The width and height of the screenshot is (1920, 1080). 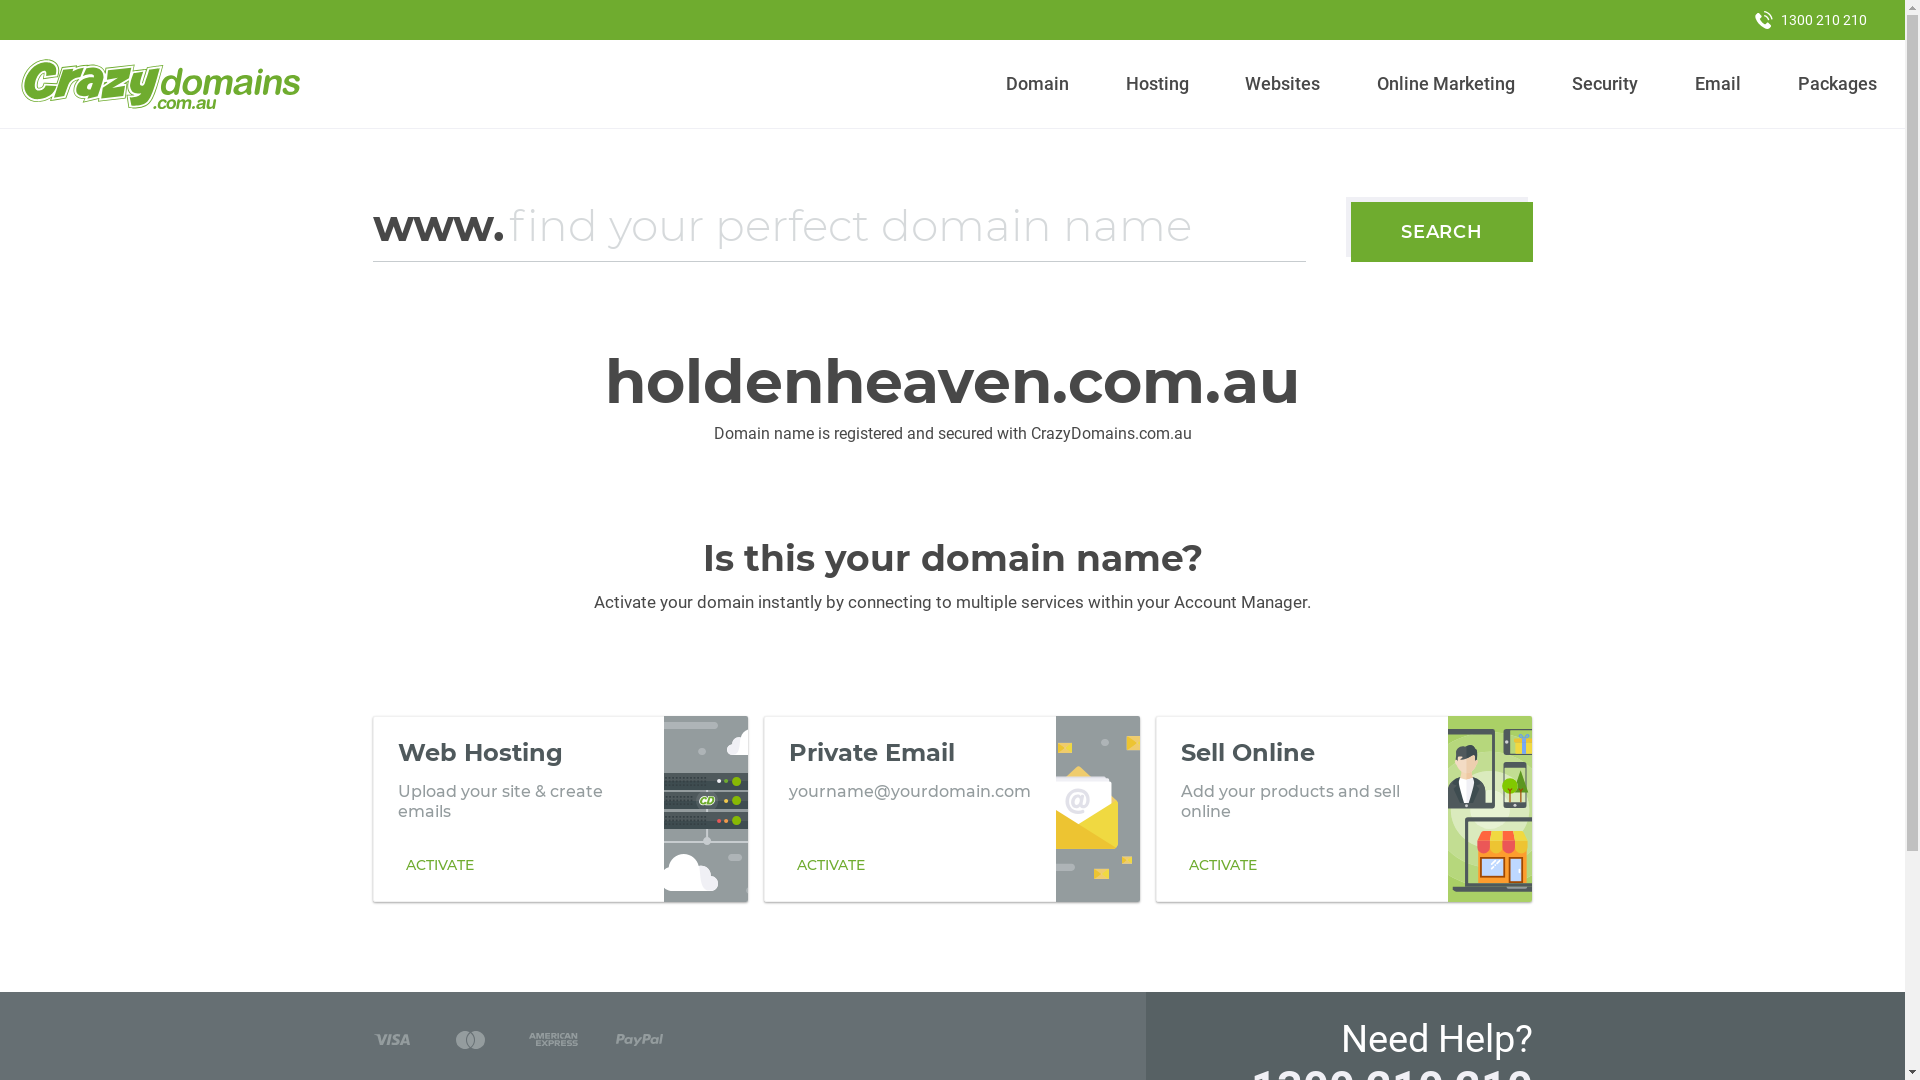 I want to click on 'Websites', so click(x=1282, y=83).